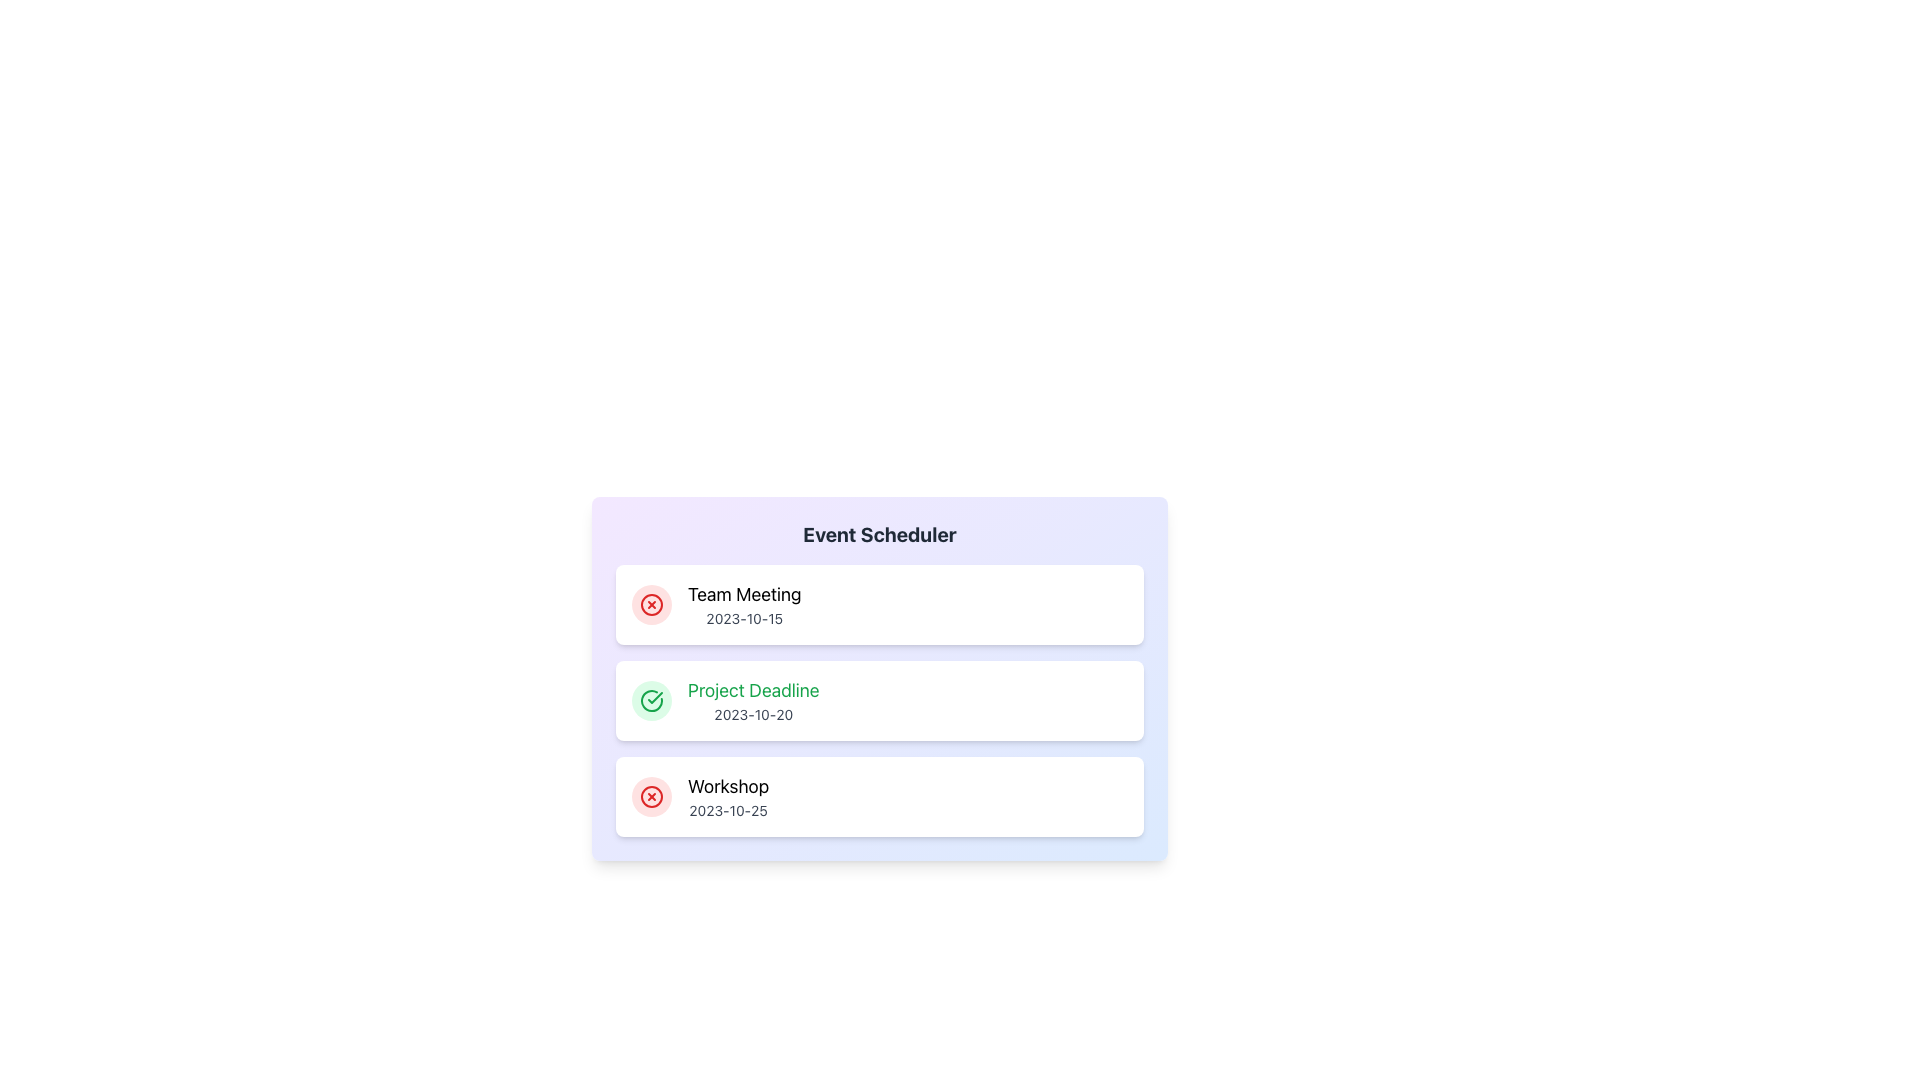 This screenshot has height=1080, width=1920. I want to click on the circular status icon next to the 'Team Meeting' text in the list of scheduled events, so click(652, 604).